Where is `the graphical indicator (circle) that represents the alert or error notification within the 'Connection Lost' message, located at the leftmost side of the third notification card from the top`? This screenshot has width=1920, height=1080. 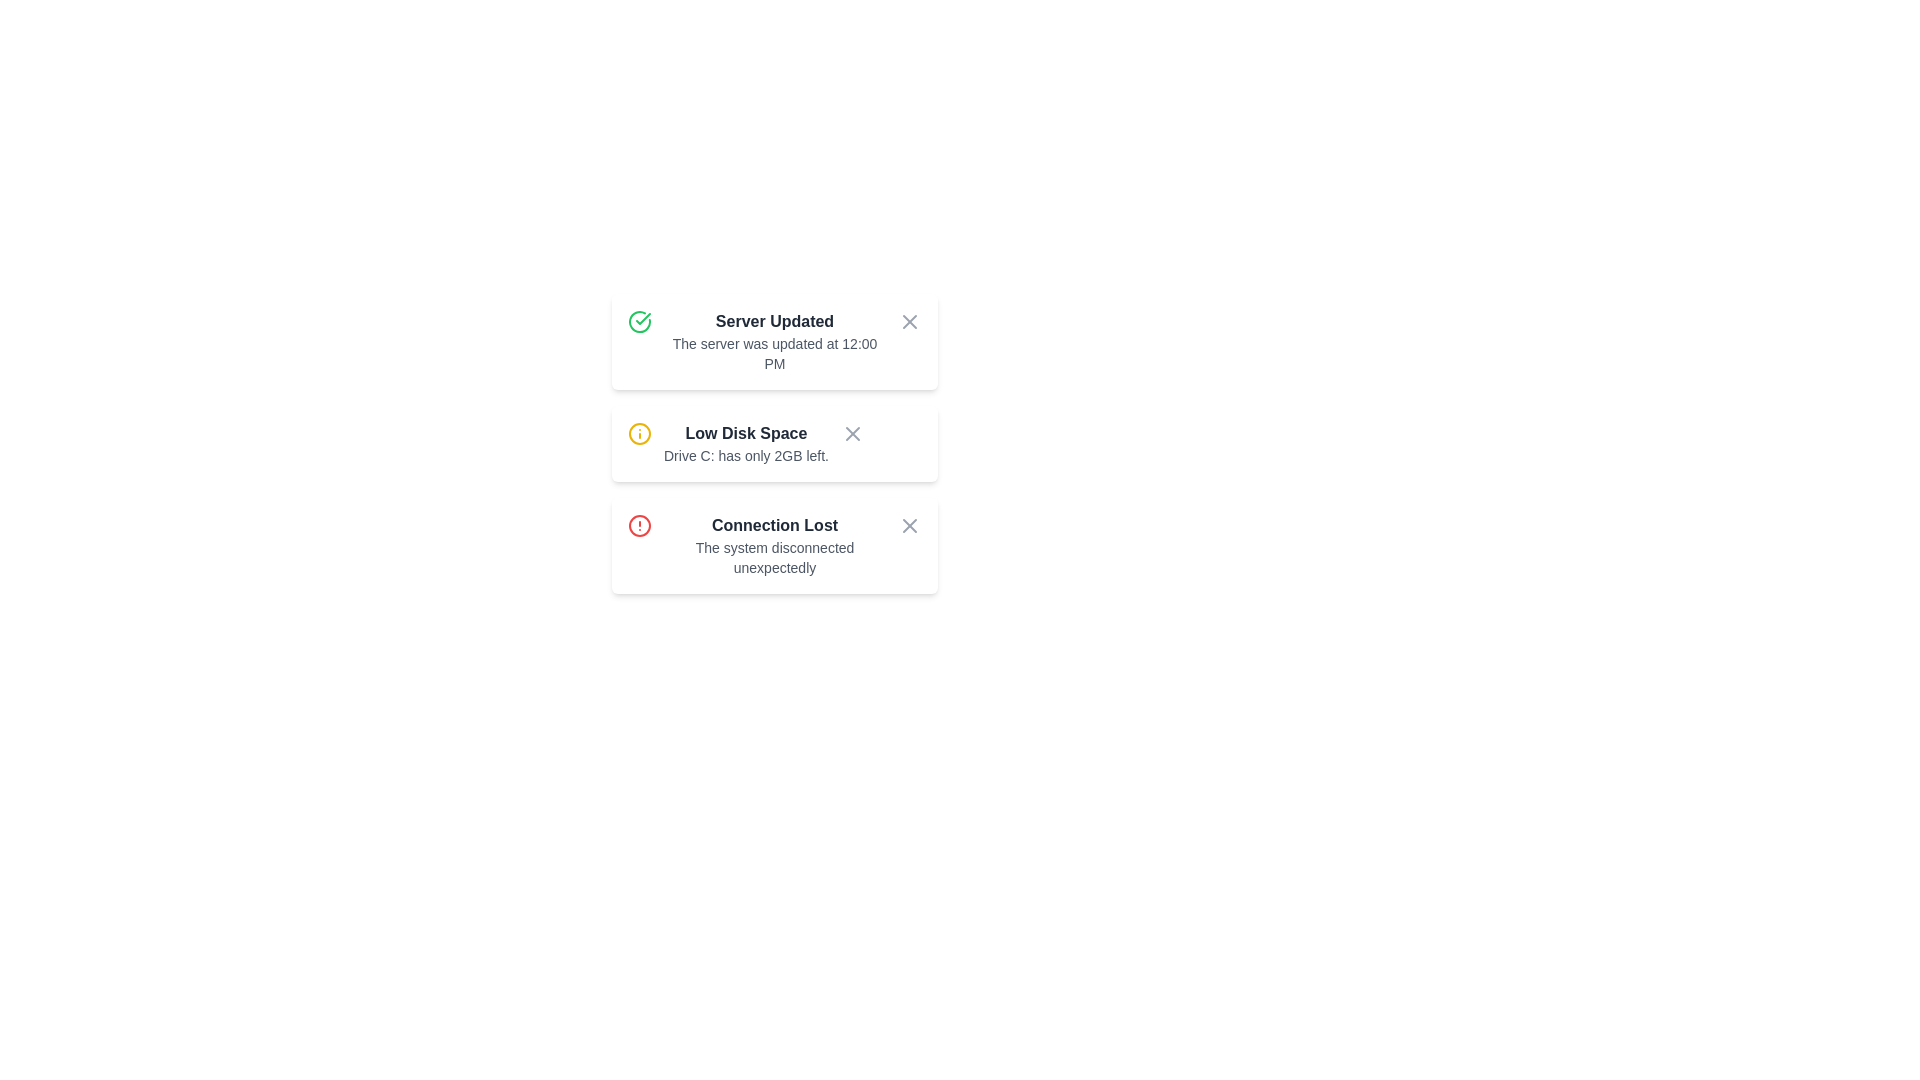 the graphical indicator (circle) that represents the alert or error notification within the 'Connection Lost' message, located at the leftmost side of the third notification card from the top is located at coordinates (638, 524).